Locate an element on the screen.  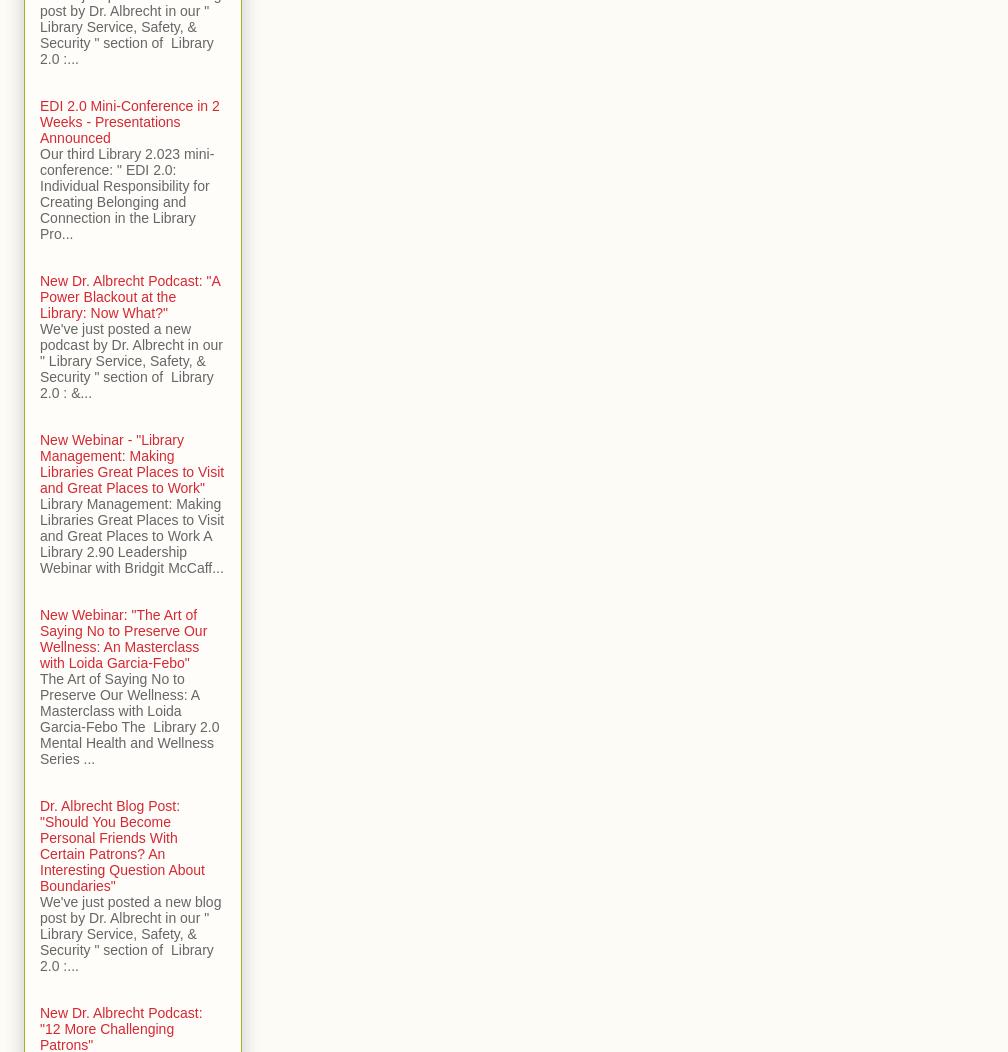
'EDI 2.0 Mini-Conference in 2 Weeks - Presentations Announced' is located at coordinates (129, 122).